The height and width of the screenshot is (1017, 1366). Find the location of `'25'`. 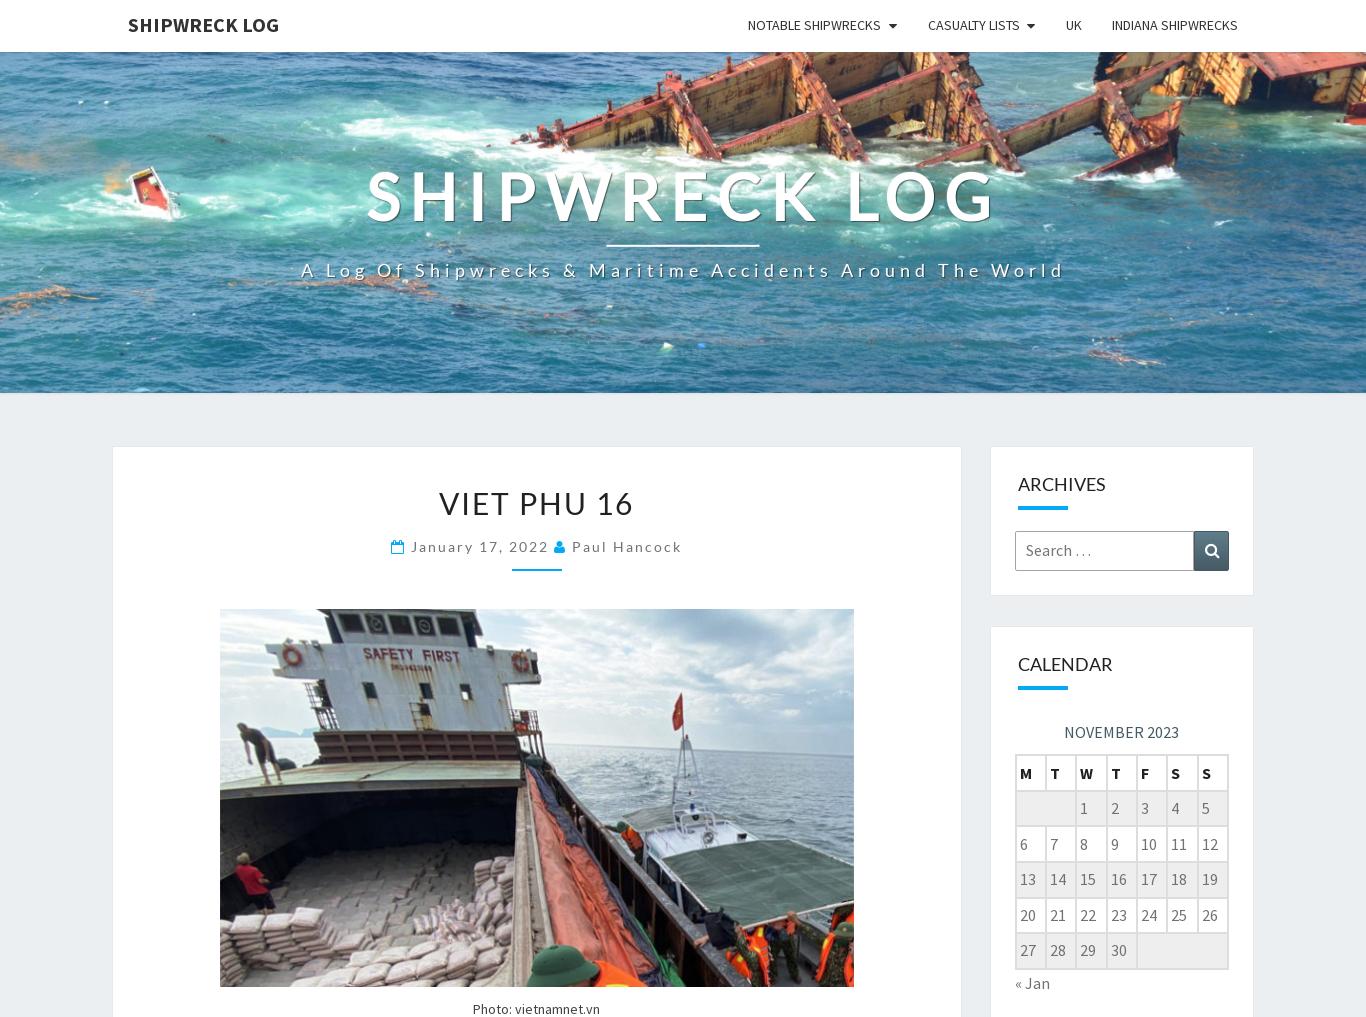

'25' is located at coordinates (1178, 912).